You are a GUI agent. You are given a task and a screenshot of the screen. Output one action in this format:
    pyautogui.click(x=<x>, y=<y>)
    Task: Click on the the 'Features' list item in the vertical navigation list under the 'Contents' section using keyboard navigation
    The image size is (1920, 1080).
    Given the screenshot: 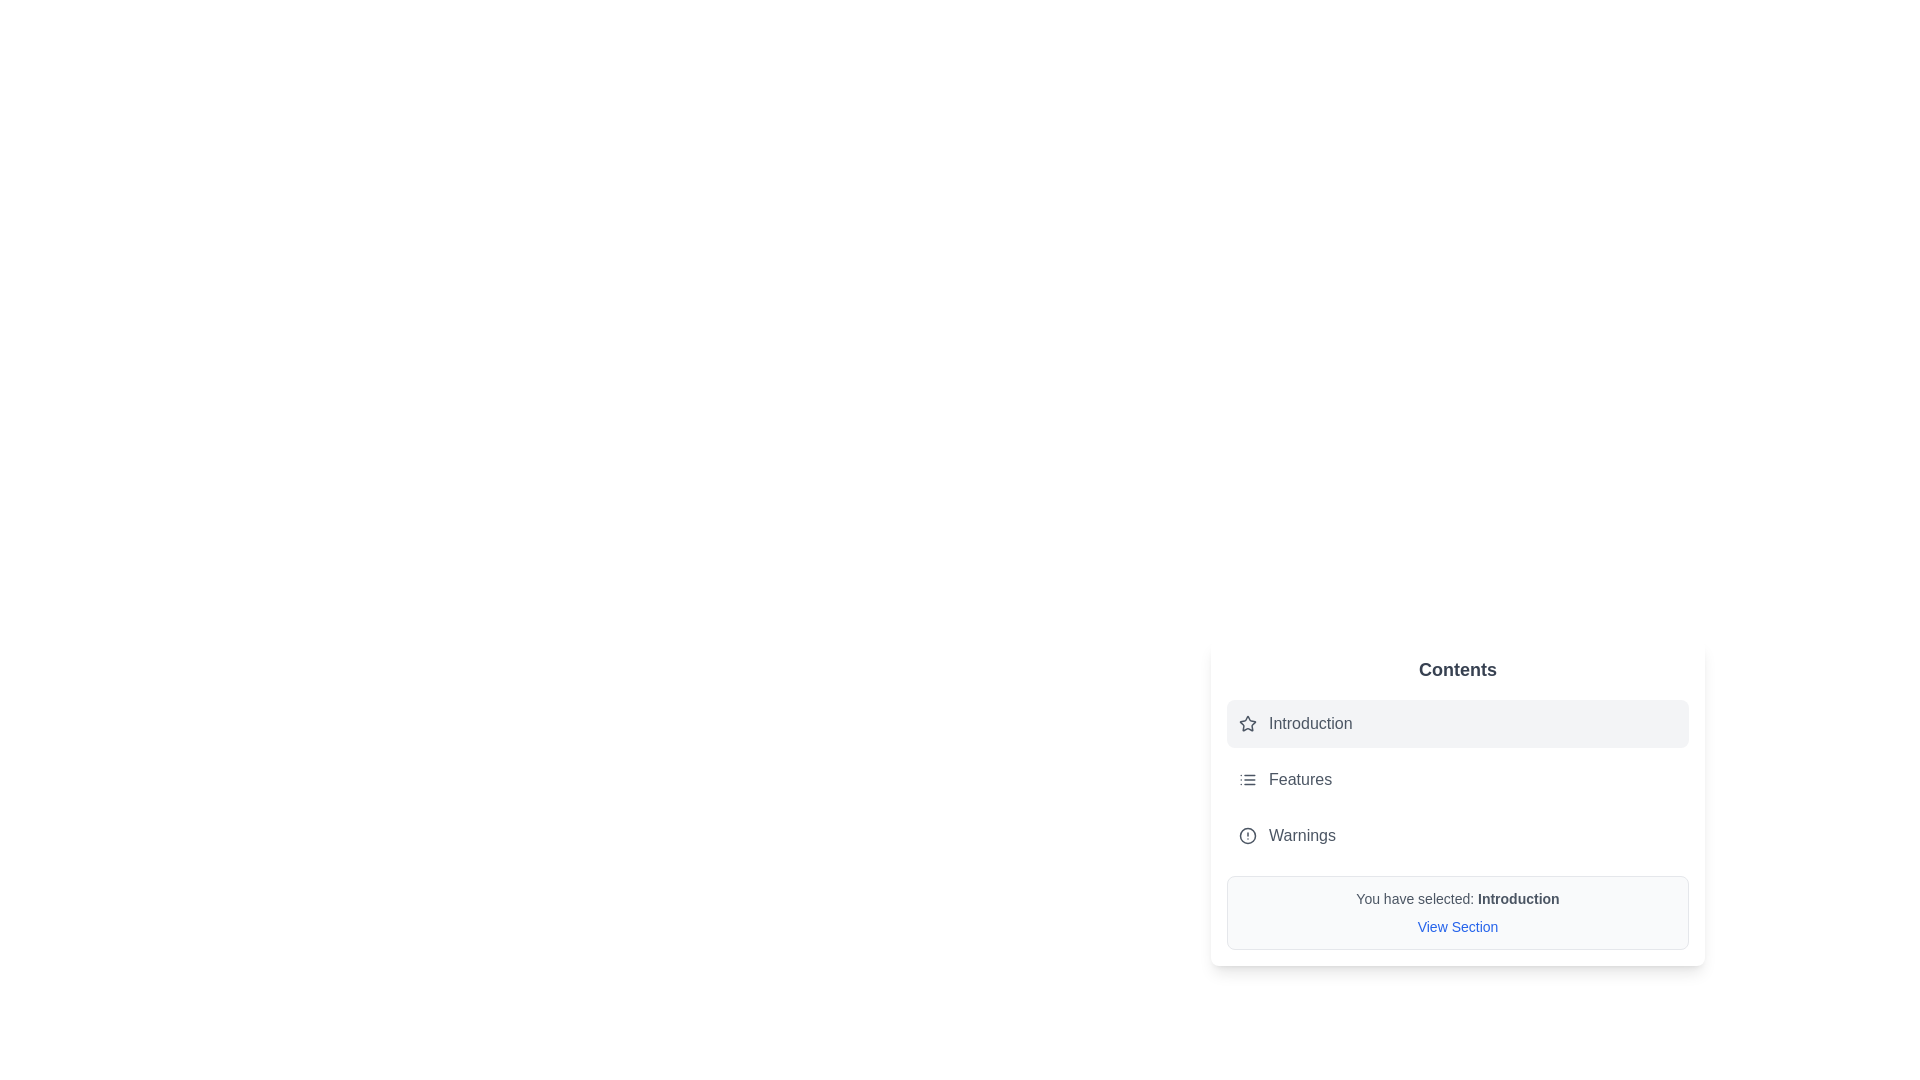 What is the action you would take?
    pyautogui.click(x=1458, y=778)
    